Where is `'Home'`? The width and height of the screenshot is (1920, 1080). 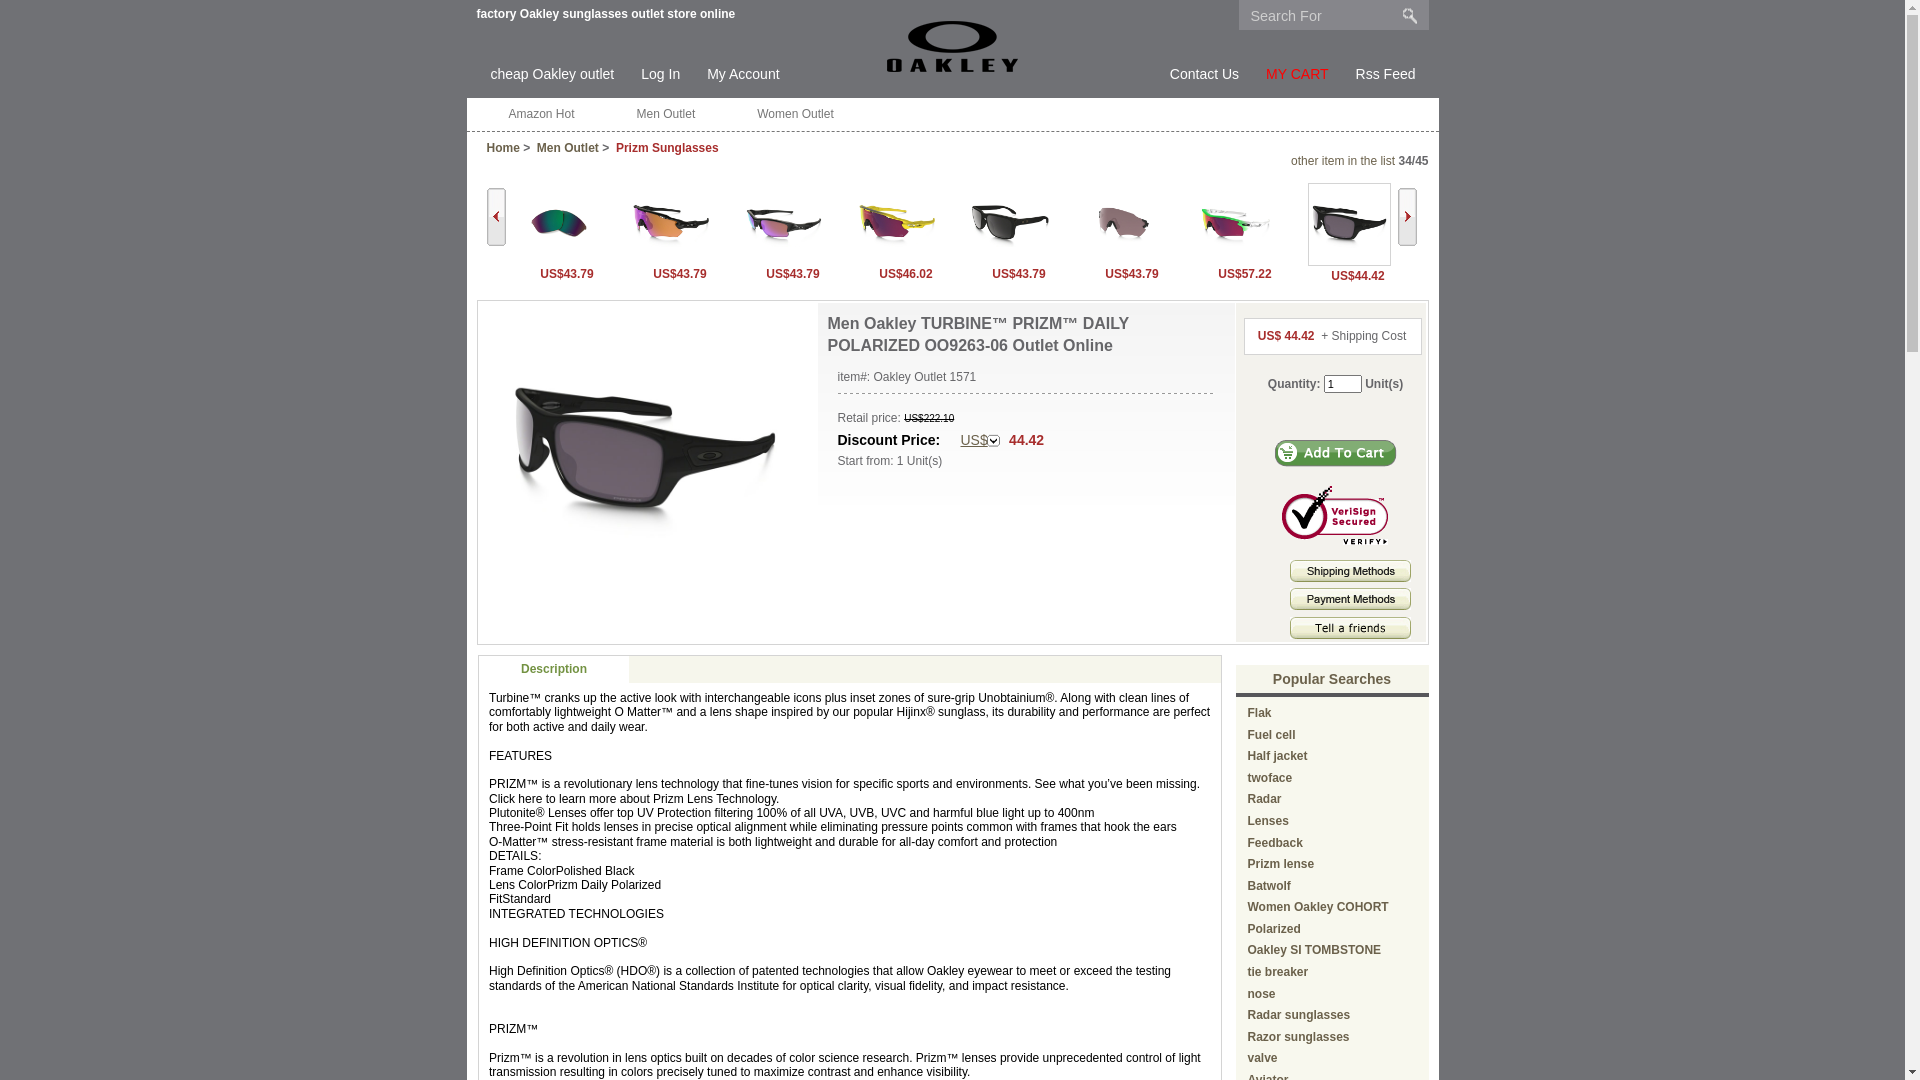 'Home' is located at coordinates (502, 146).